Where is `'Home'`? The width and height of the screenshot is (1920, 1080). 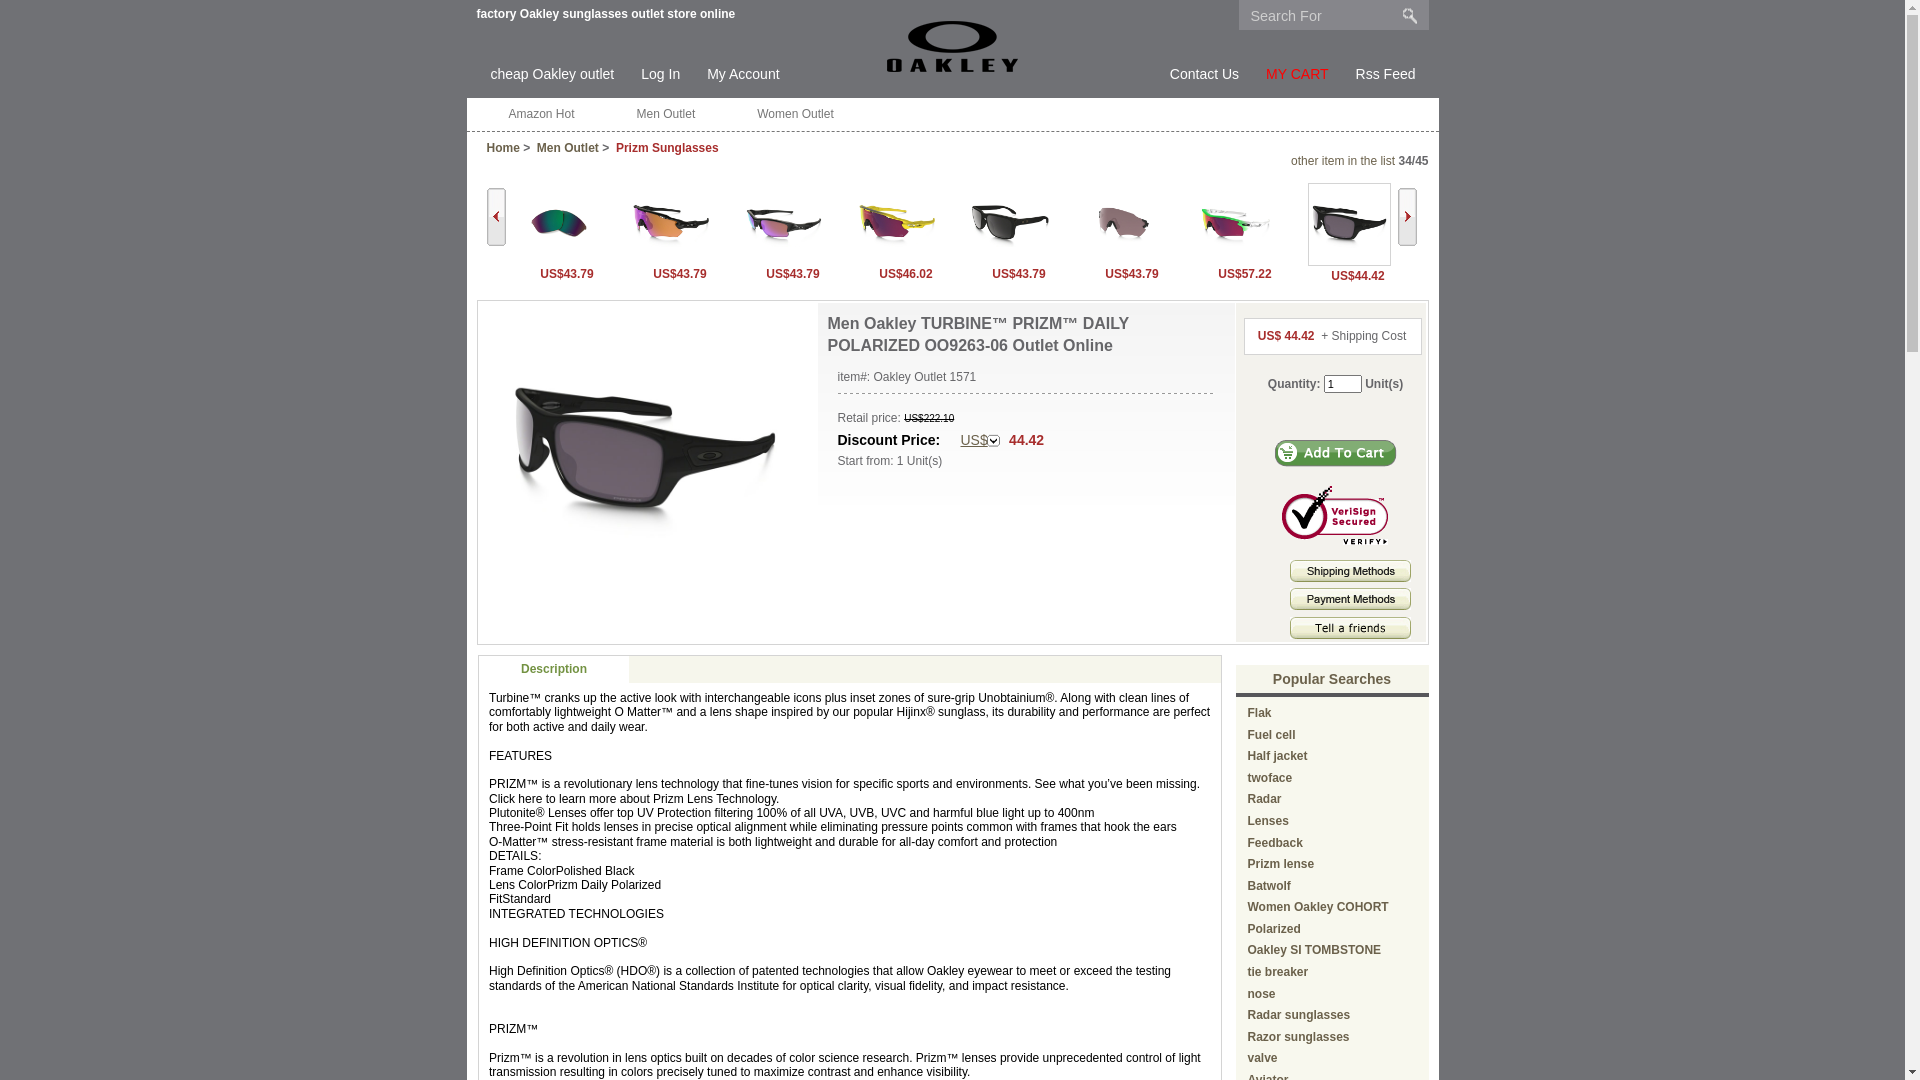 'Home' is located at coordinates (502, 146).